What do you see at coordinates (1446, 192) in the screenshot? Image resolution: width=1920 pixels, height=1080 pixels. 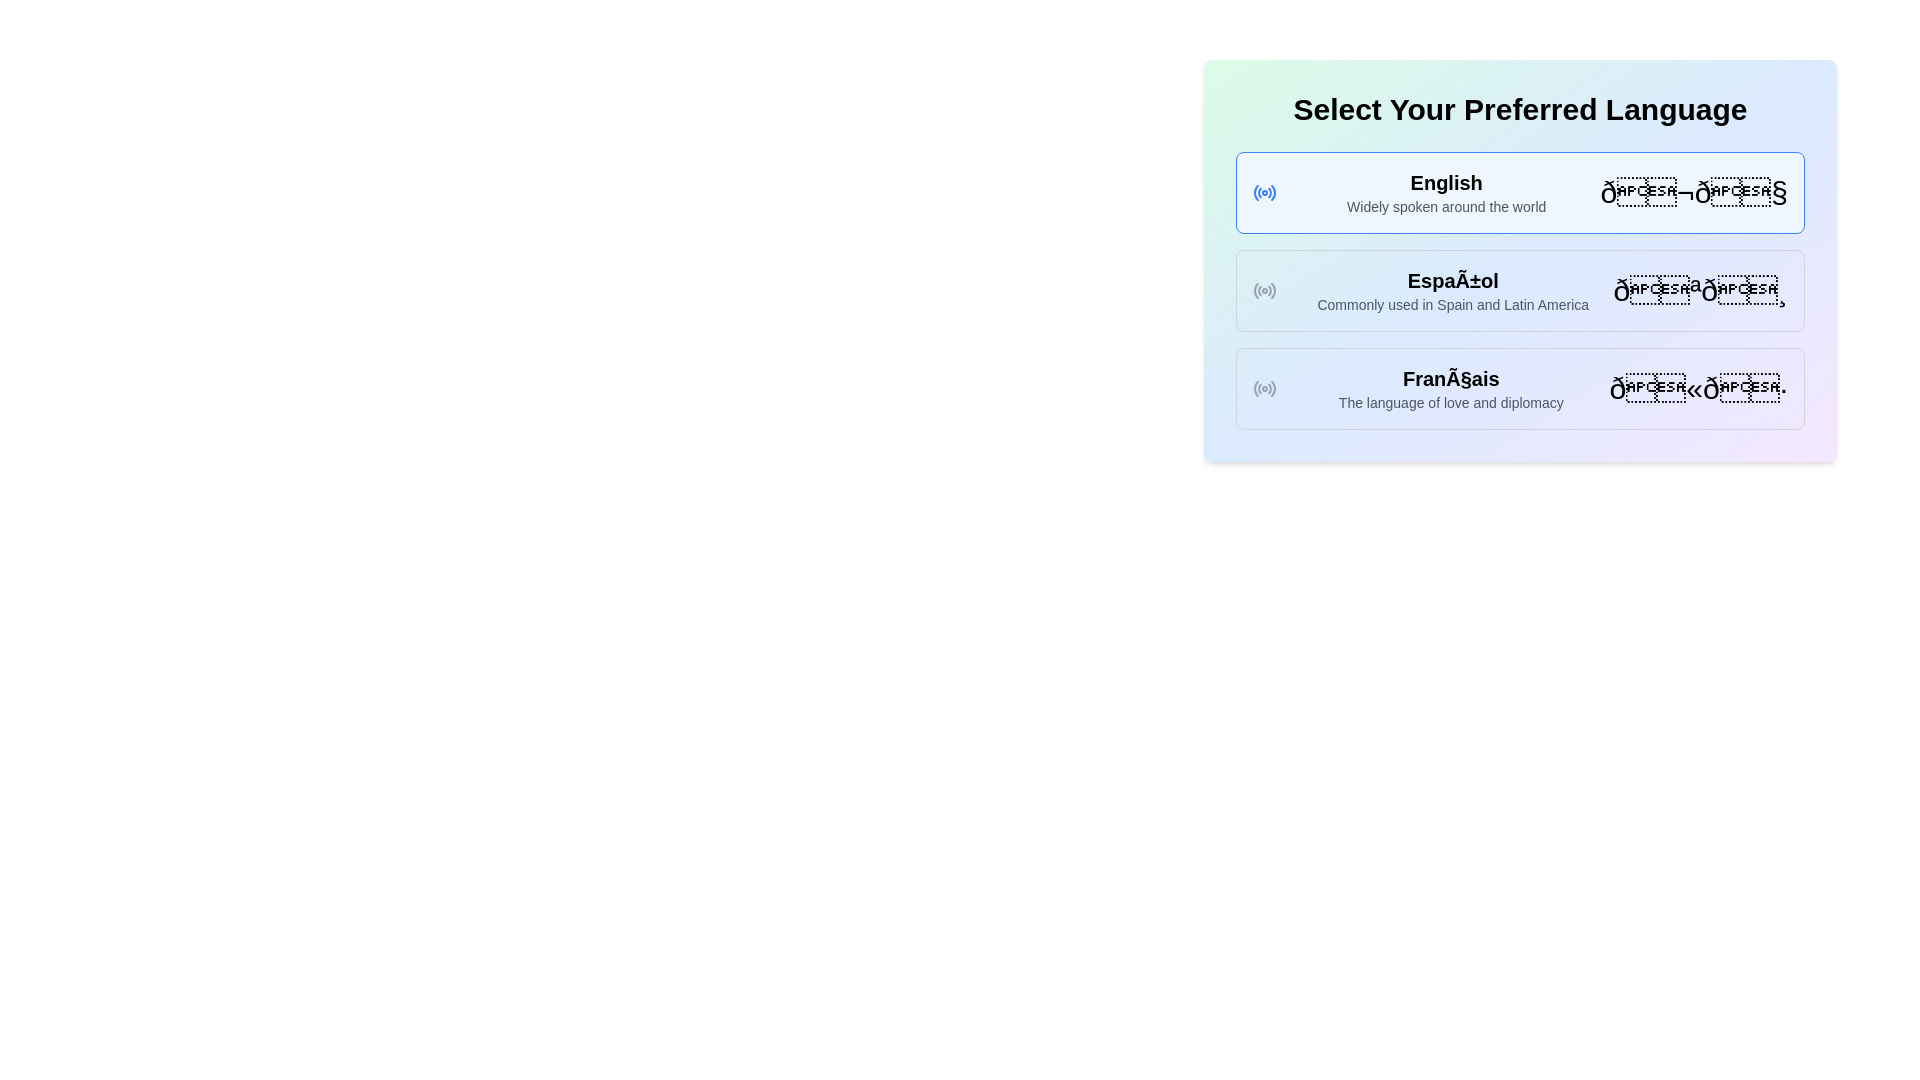 I see `the text element displaying the name and description of the English language in the language selection menu, located directly below the section title 'Select Your Preferred Language'` at bounding box center [1446, 192].